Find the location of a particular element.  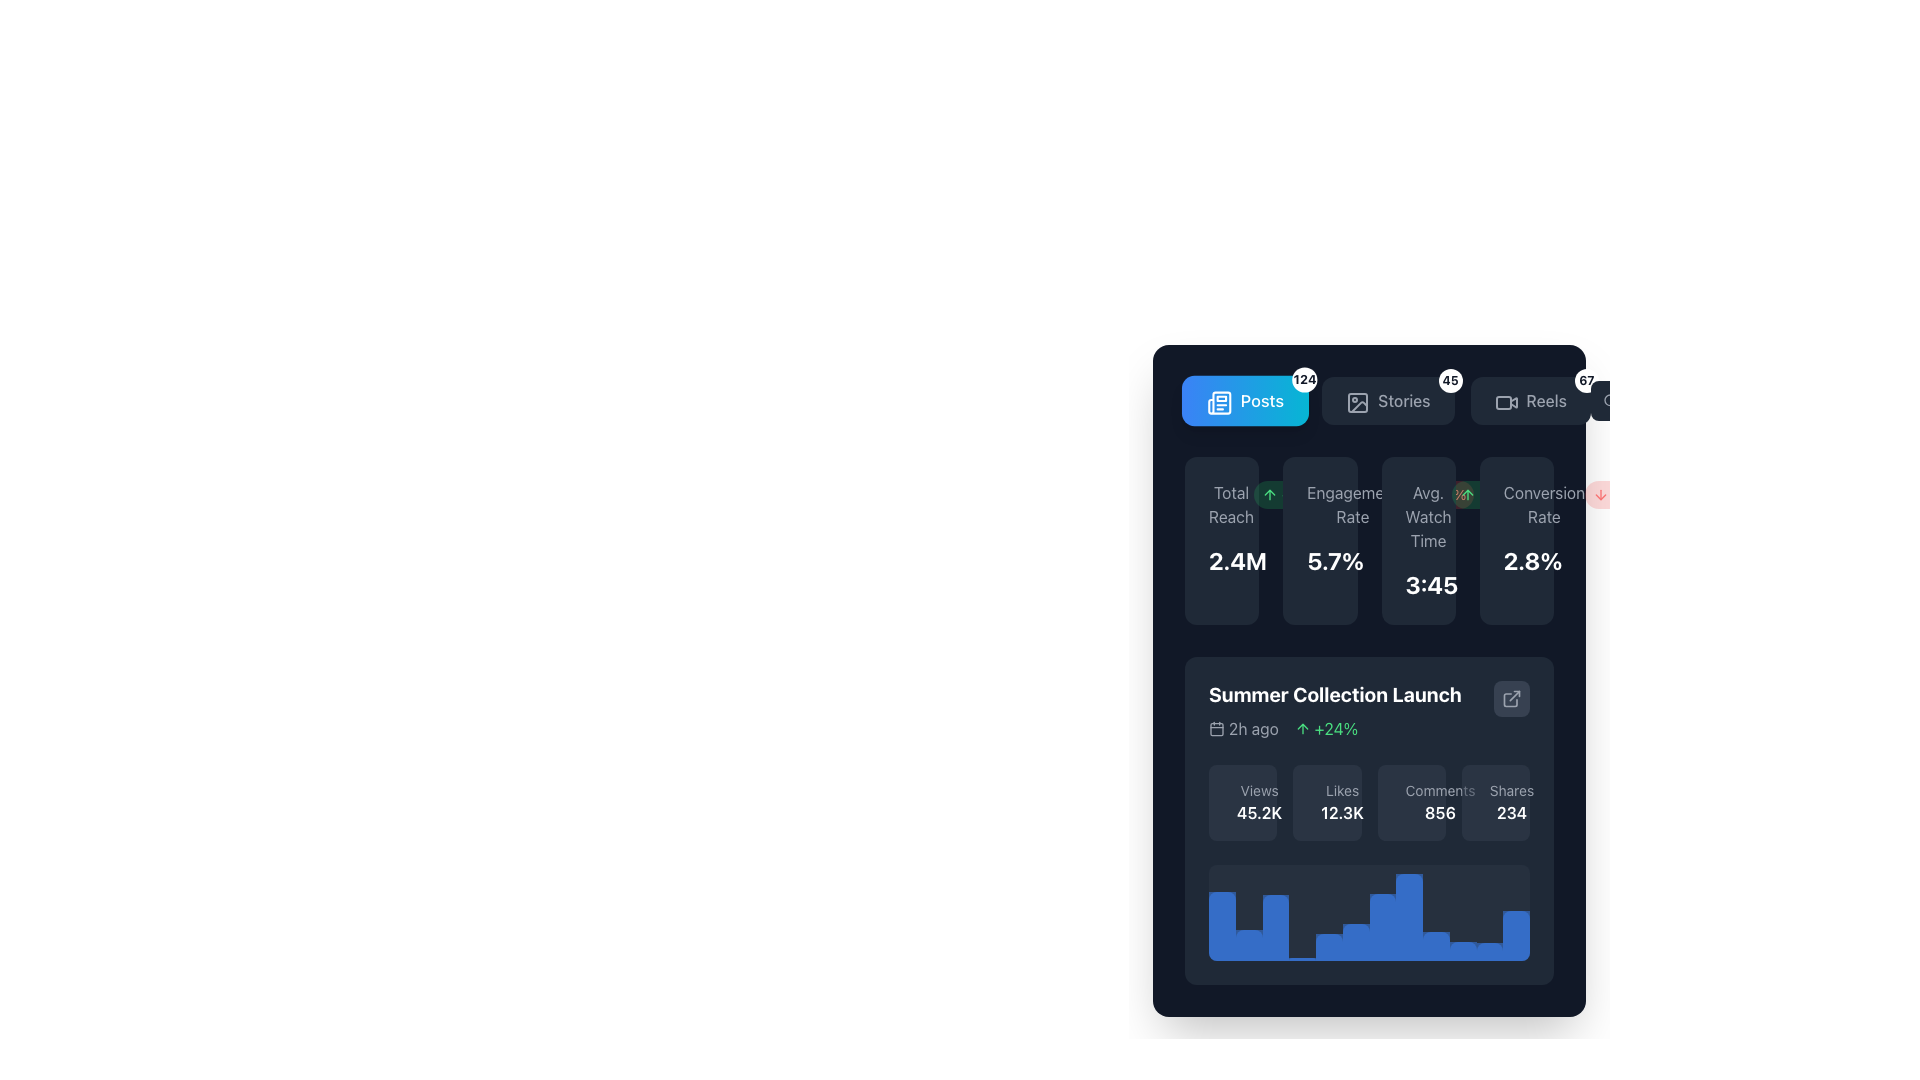

the 'Posts' icon located to the left of the text 'Posts' and near the counter '124' is located at coordinates (1216, 401).